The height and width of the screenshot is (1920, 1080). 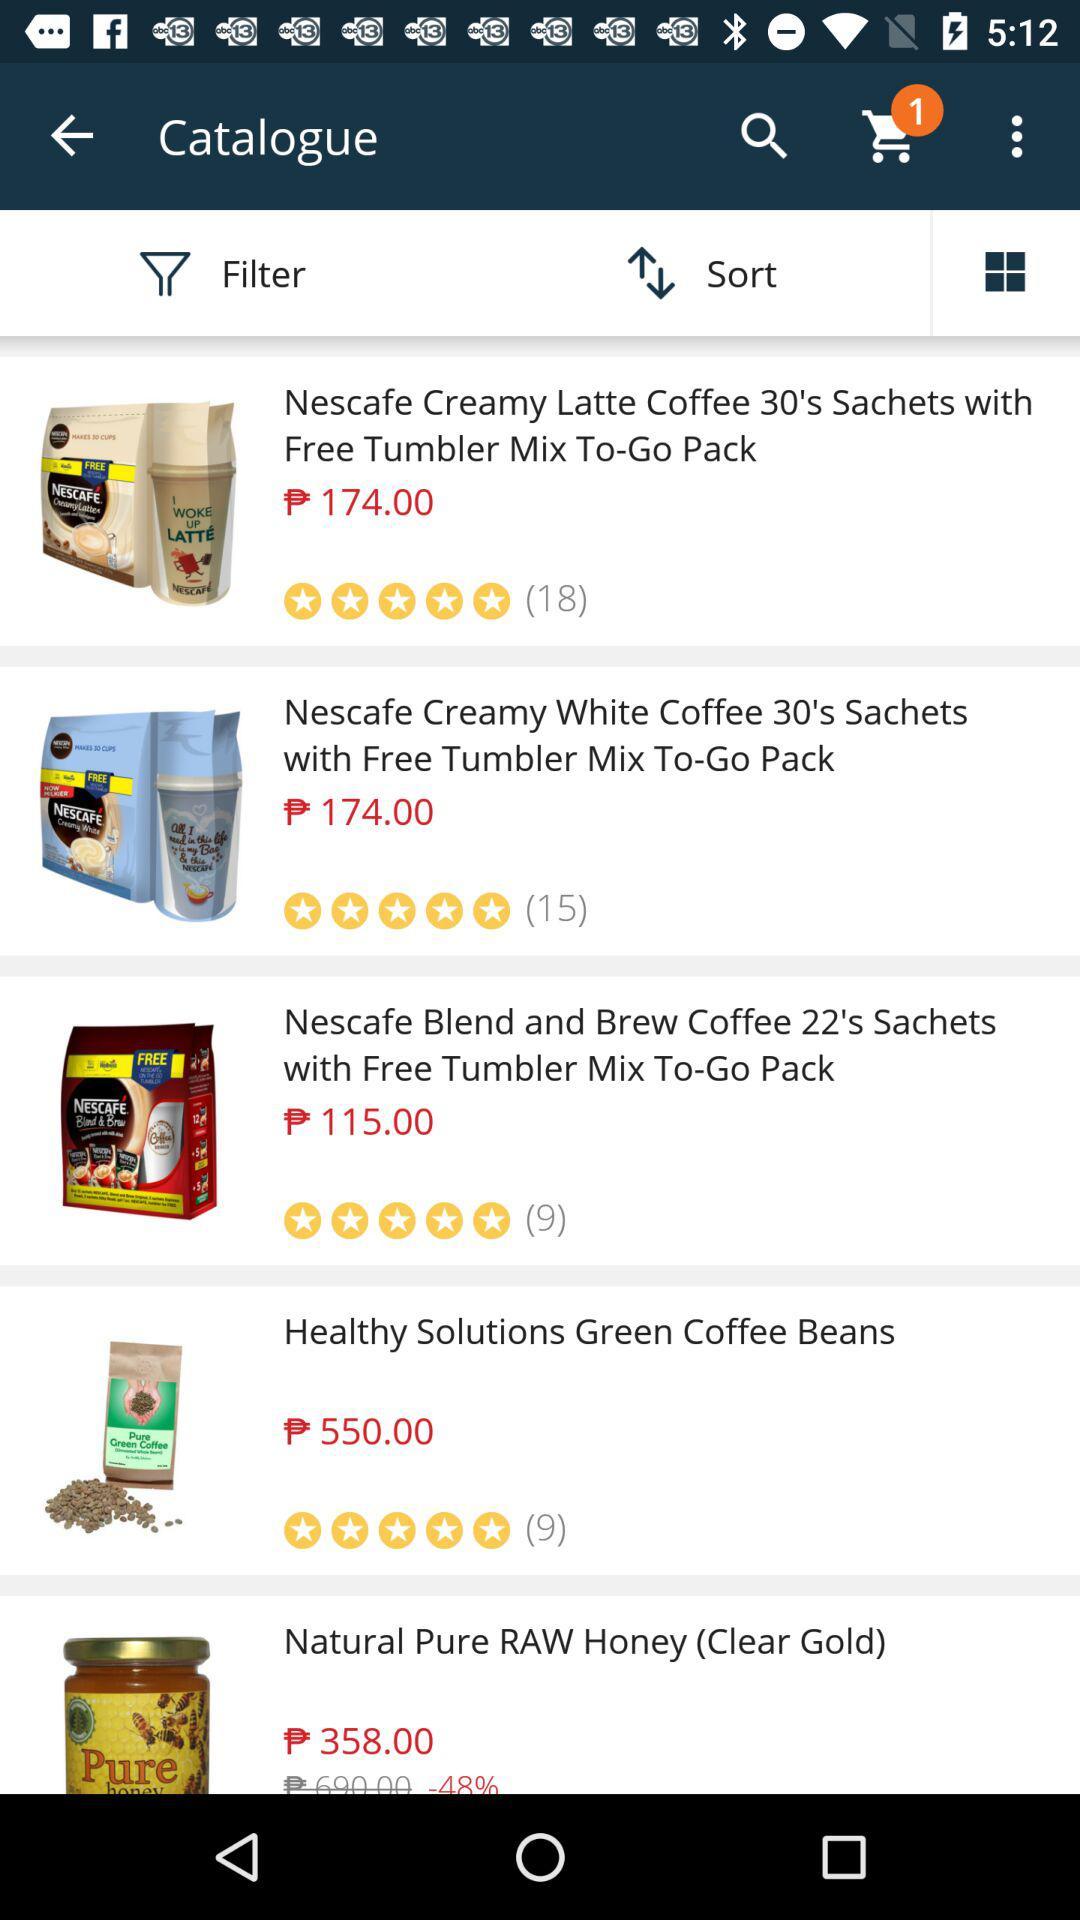 What do you see at coordinates (1006, 272) in the screenshot?
I see `options menu` at bounding box center [1006, 272].